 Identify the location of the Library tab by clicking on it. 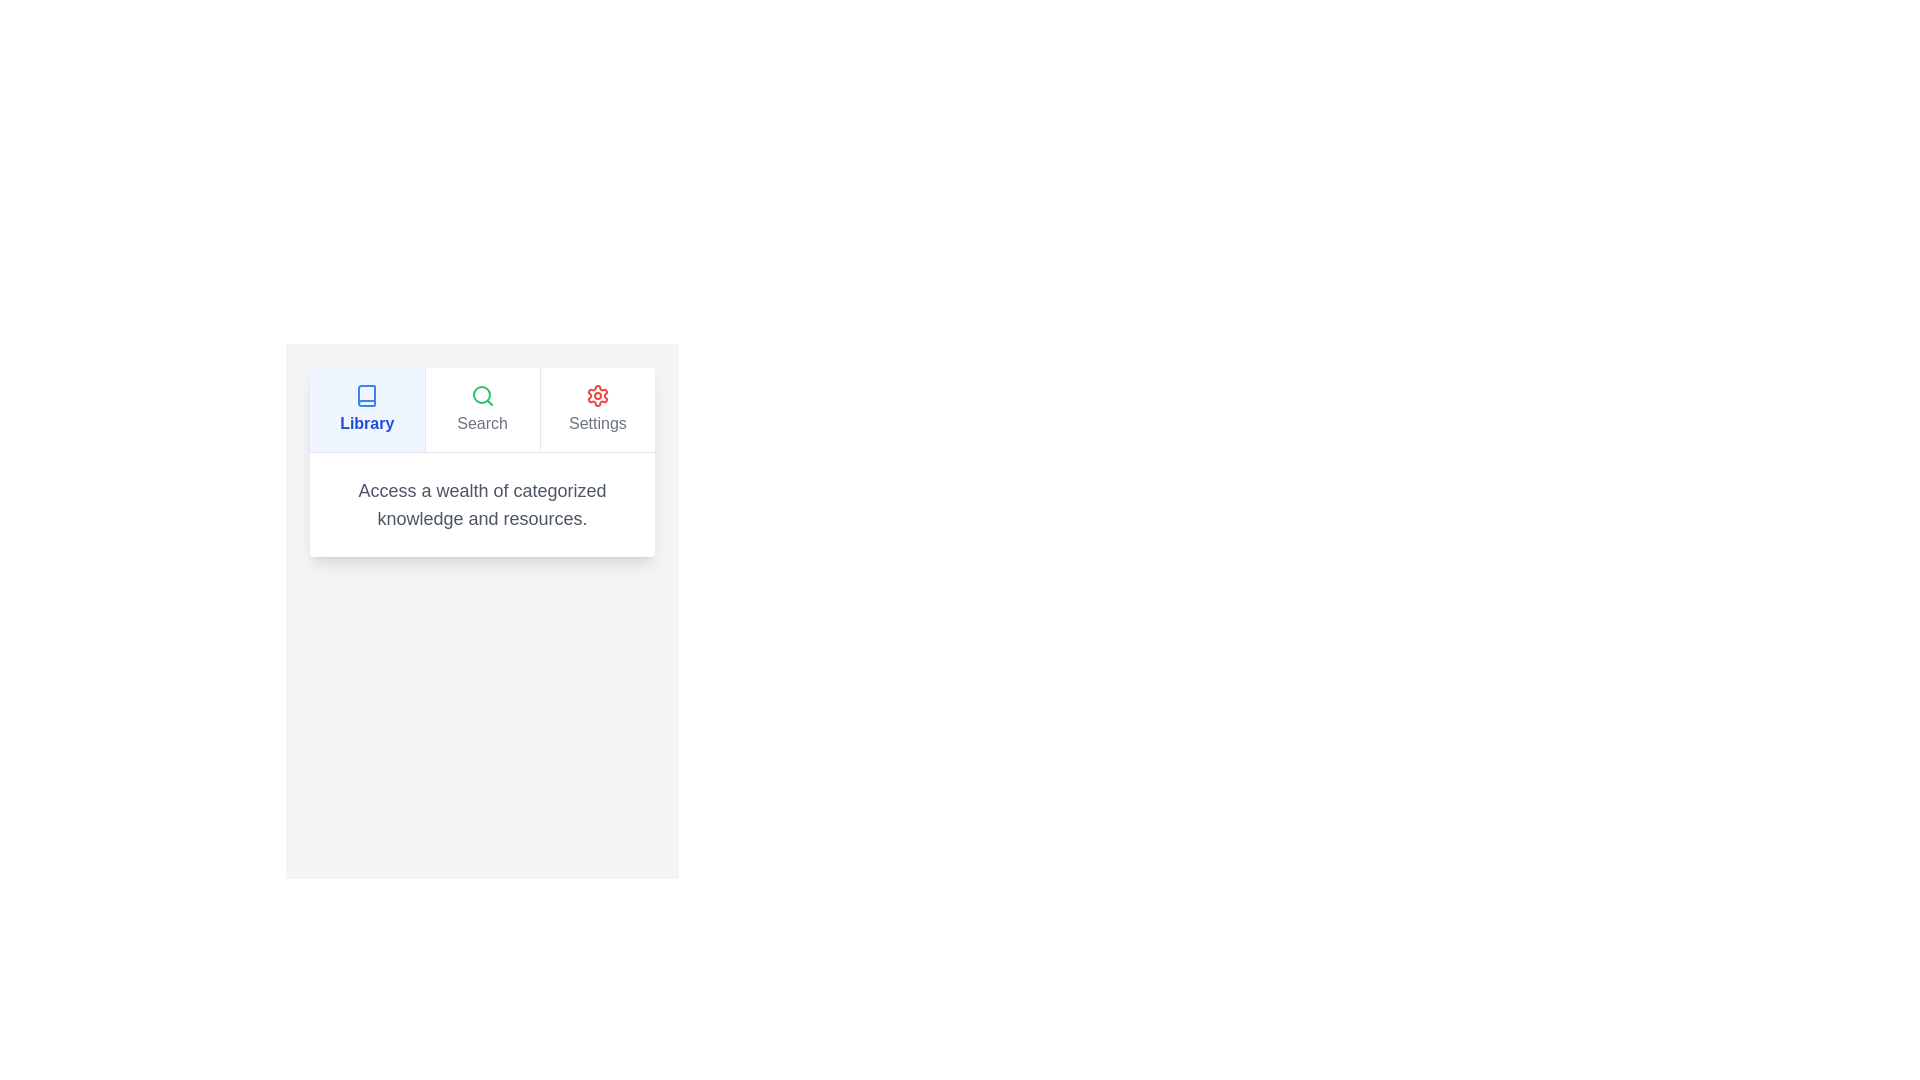
(366, 408).